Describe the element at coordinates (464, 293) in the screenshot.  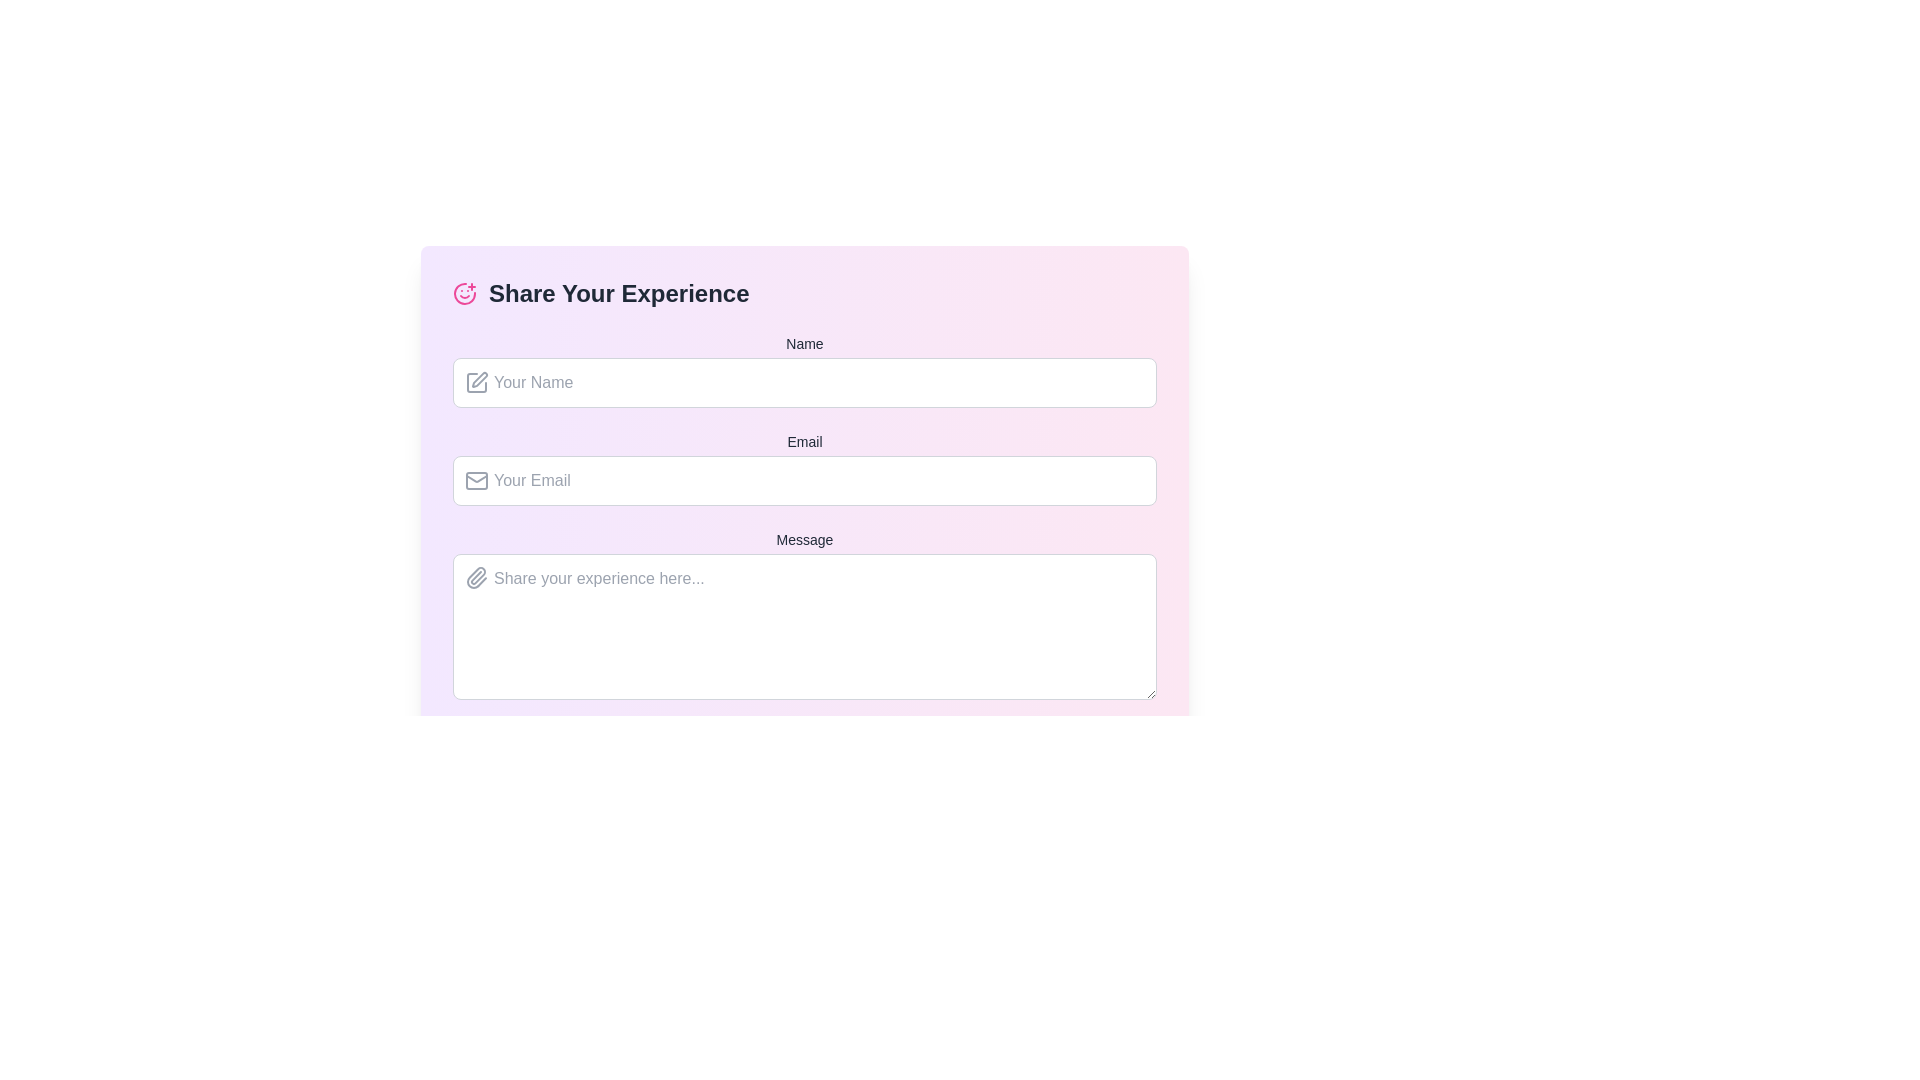
I see `the icon with a smiley and plus sign, which is positioned to the left of the text 'Share Your Experience.'` at that location.